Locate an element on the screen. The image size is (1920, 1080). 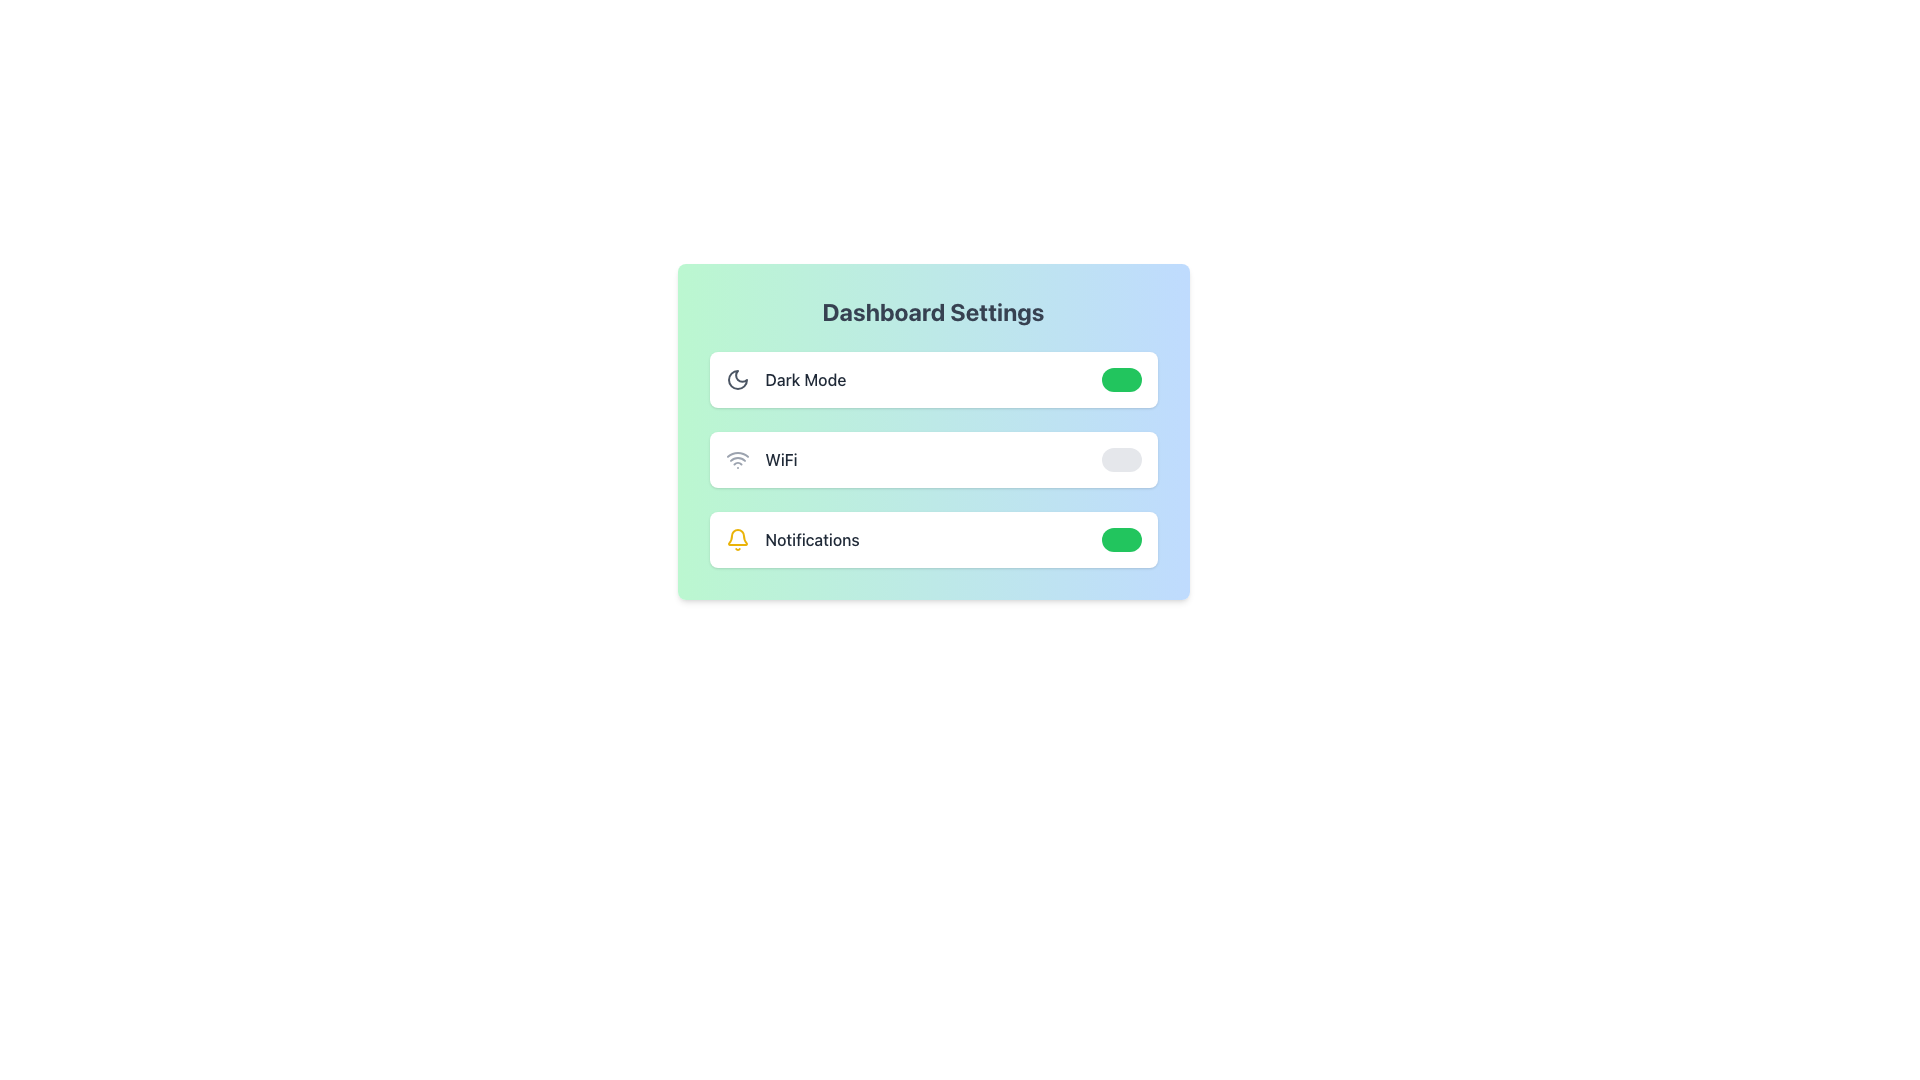
the toggle switch for Notifications, which is located to the far right of the Notifications label, to determine the current setting status is located at coordinates (1121, 540).